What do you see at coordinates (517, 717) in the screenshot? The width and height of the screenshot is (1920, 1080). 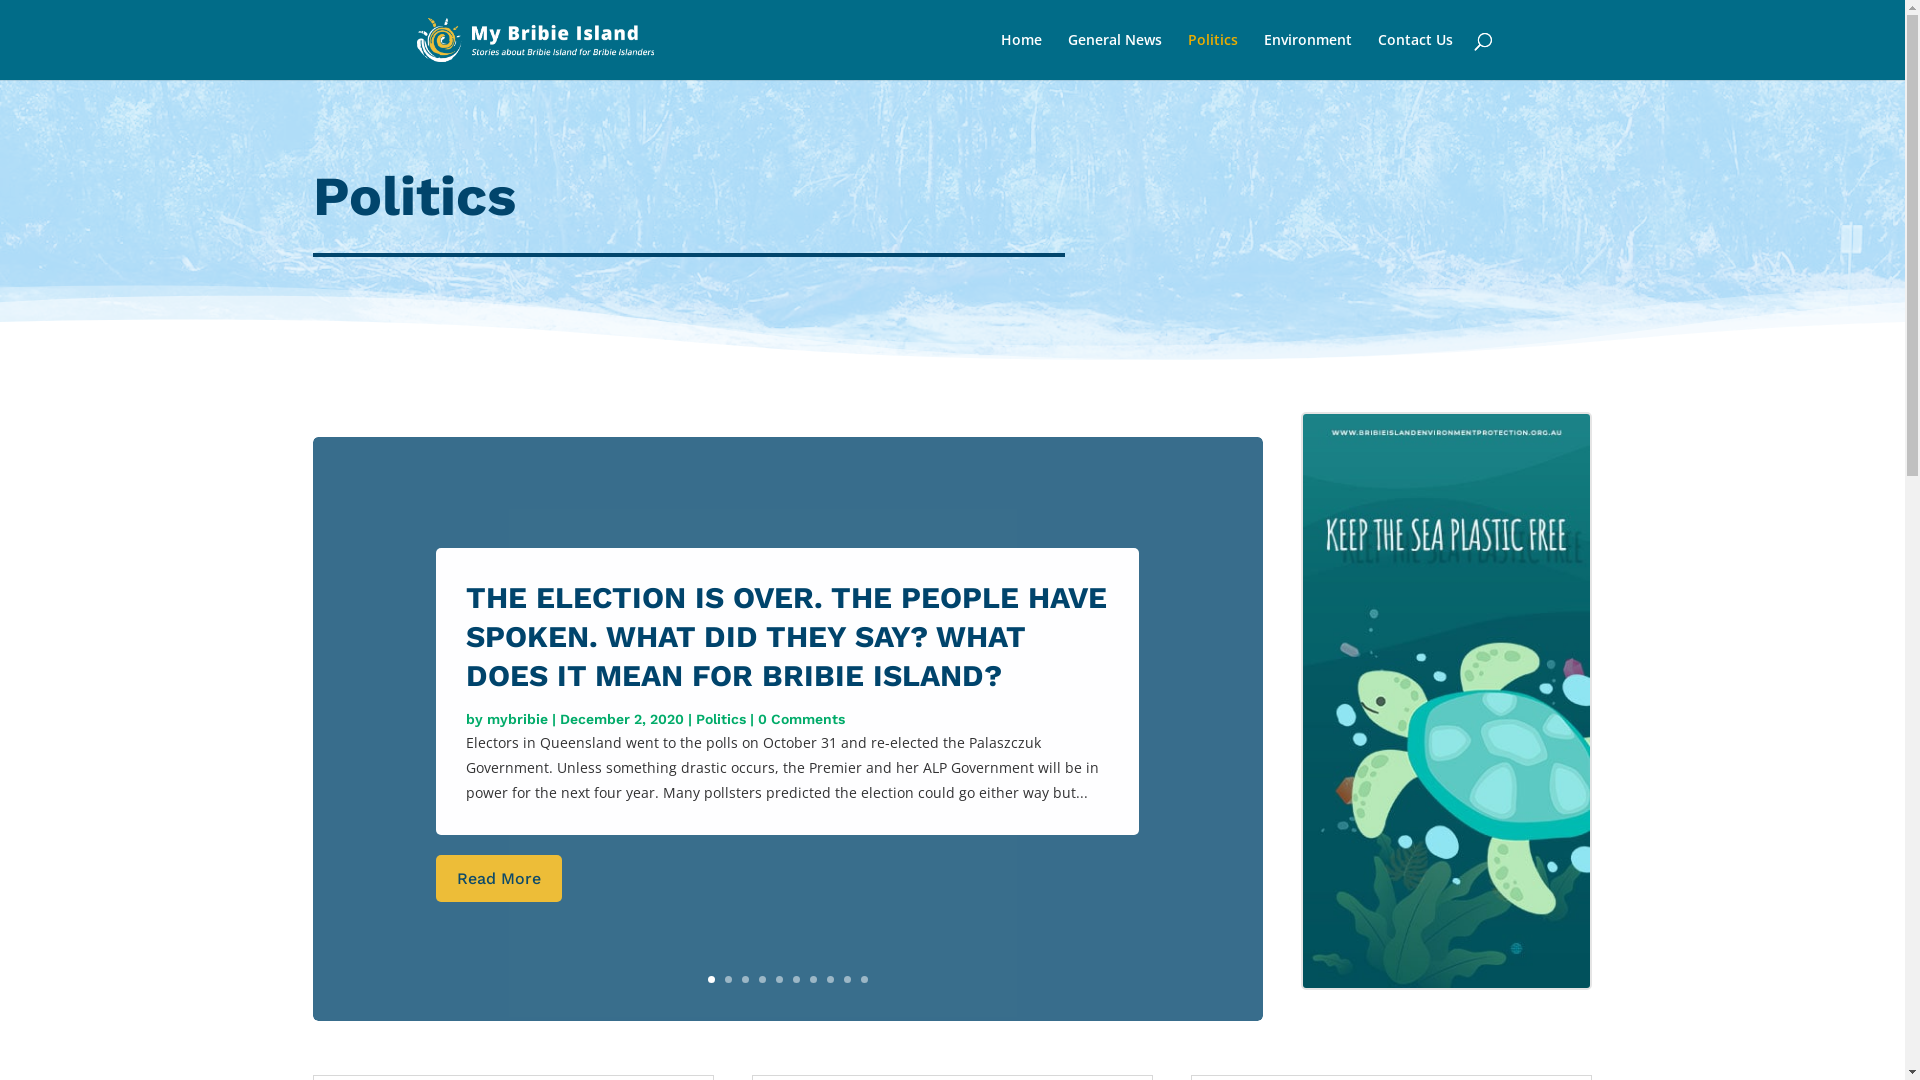 I see `'mybribie'` at bounding box center [517, 717].